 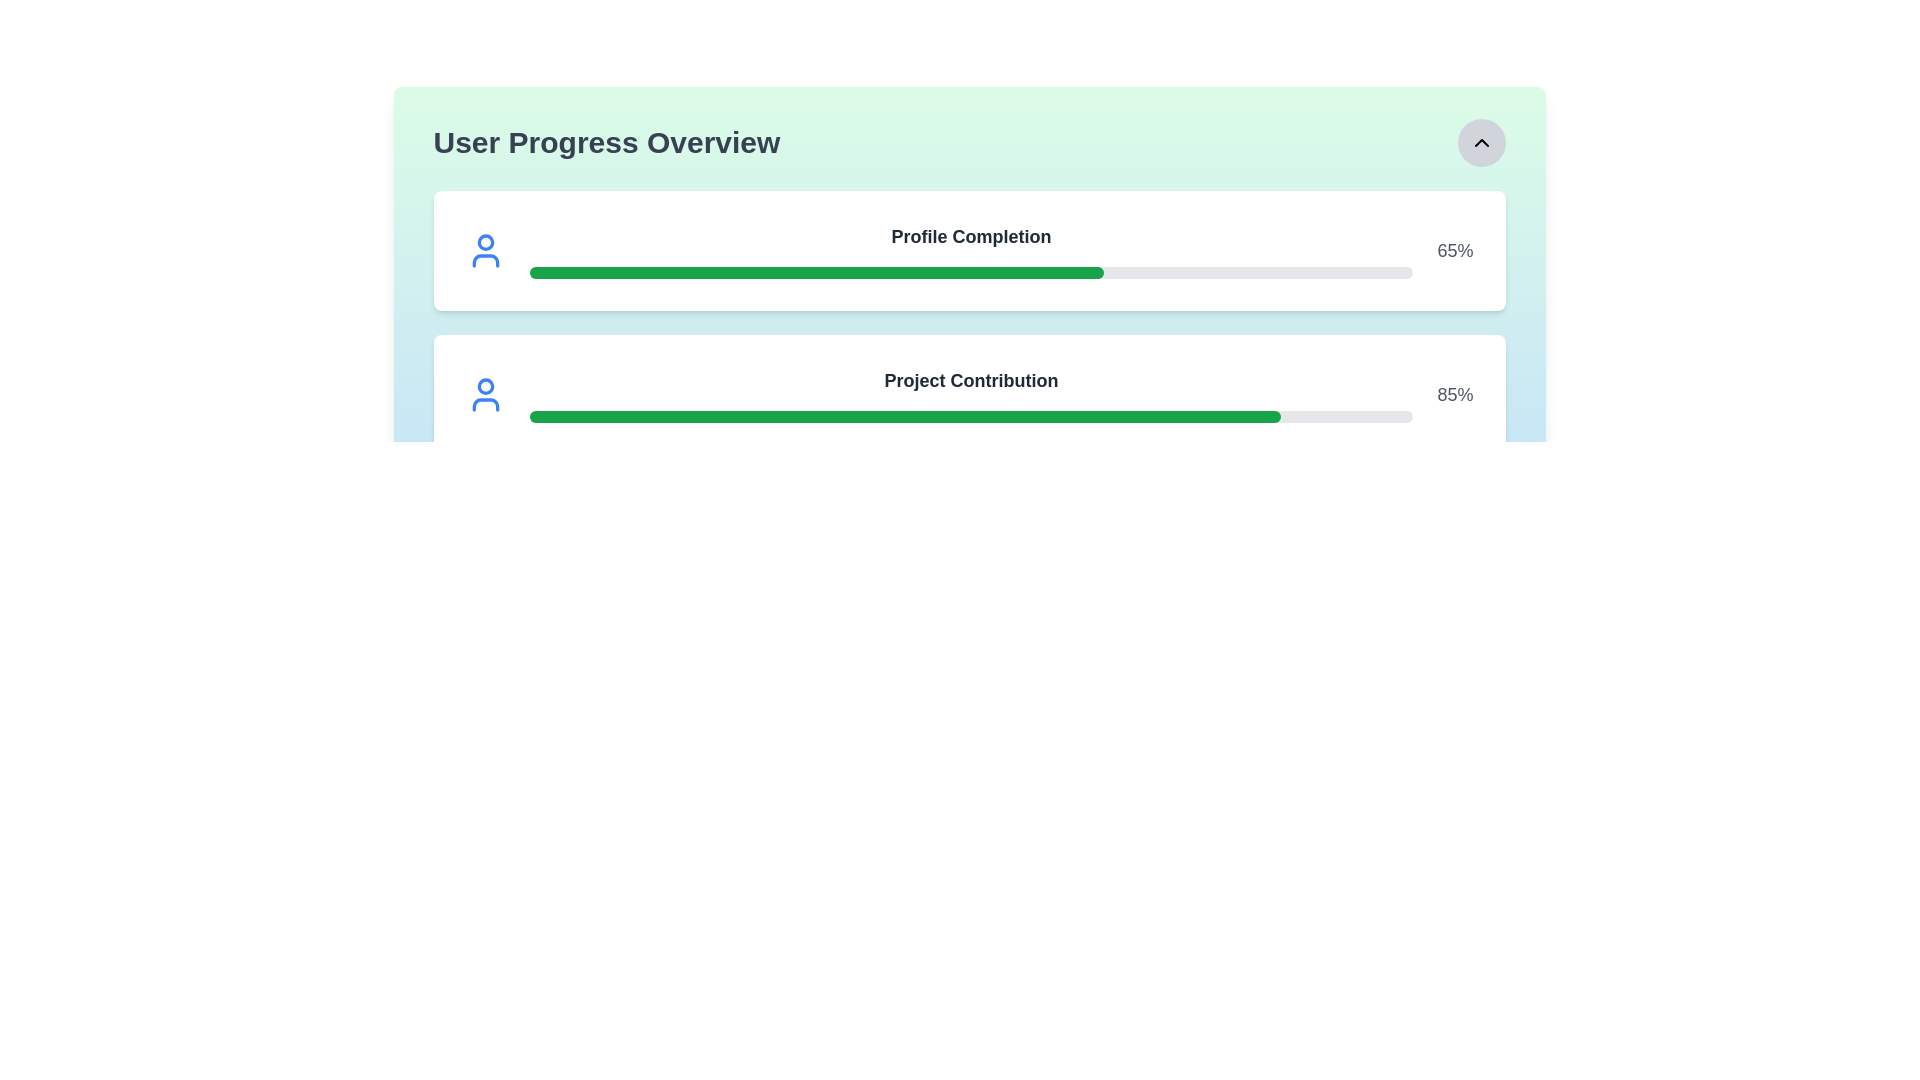 I want to click on the horizontal green progress bar located underneath the 'Project Contribution' heading, so click(x=904, y=415).